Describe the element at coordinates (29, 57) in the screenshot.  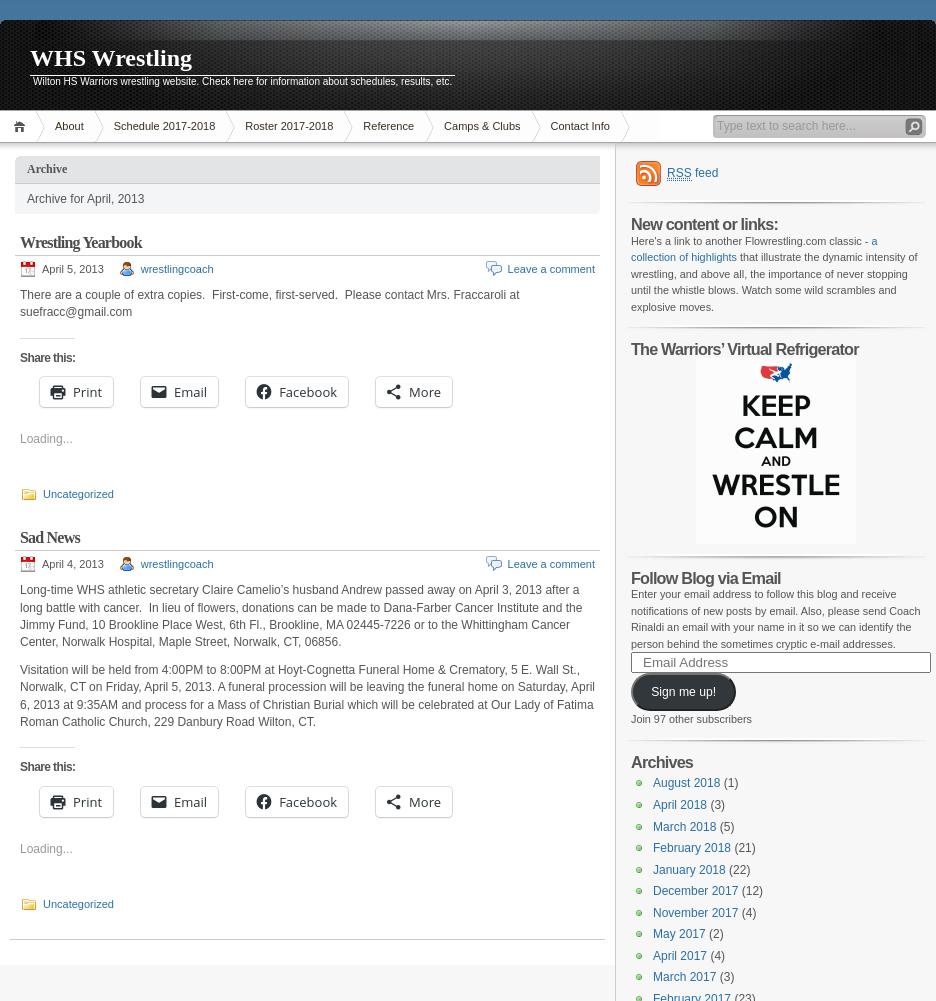
I see `'WHS Wrestling'` at that location.